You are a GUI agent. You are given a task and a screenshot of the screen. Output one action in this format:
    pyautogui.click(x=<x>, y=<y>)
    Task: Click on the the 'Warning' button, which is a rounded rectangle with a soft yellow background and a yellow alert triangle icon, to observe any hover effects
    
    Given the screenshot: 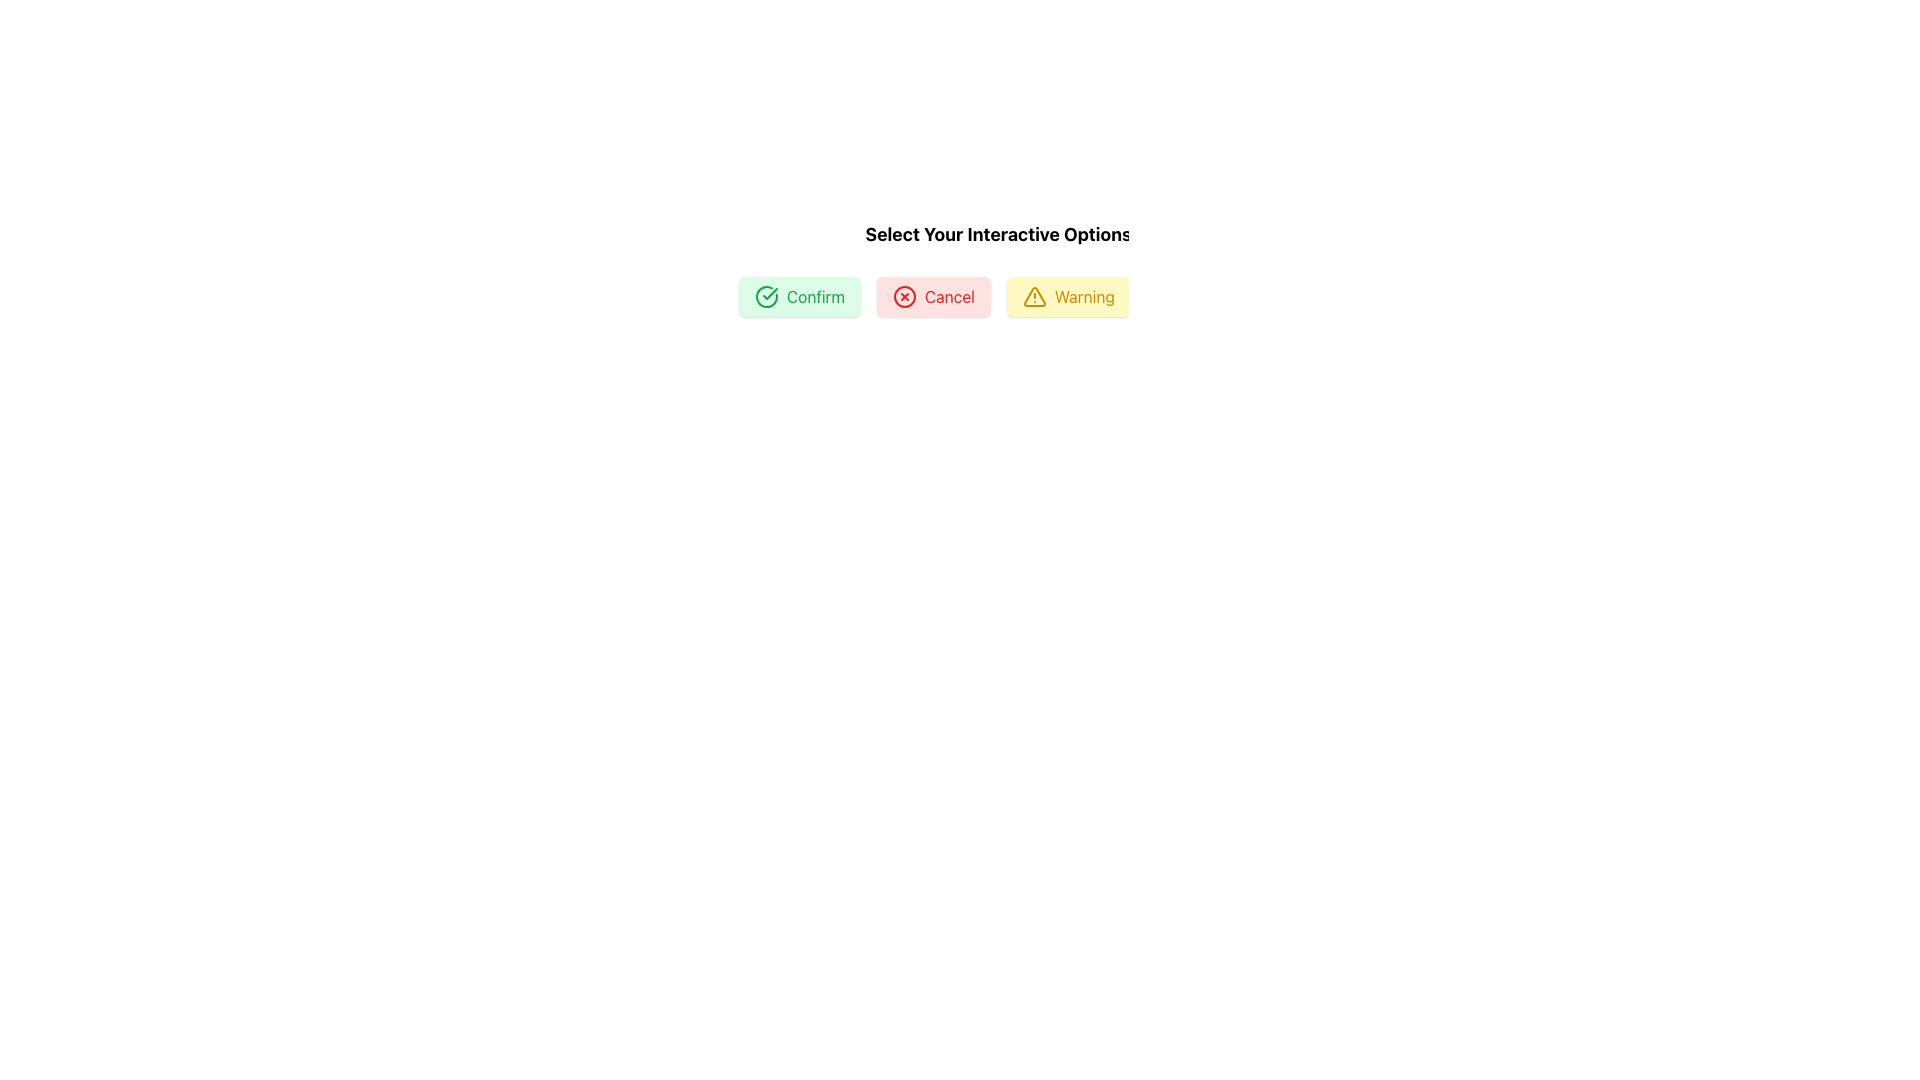 What is the action you would take?
    pyautogui.click(x=1067, y=297)
    